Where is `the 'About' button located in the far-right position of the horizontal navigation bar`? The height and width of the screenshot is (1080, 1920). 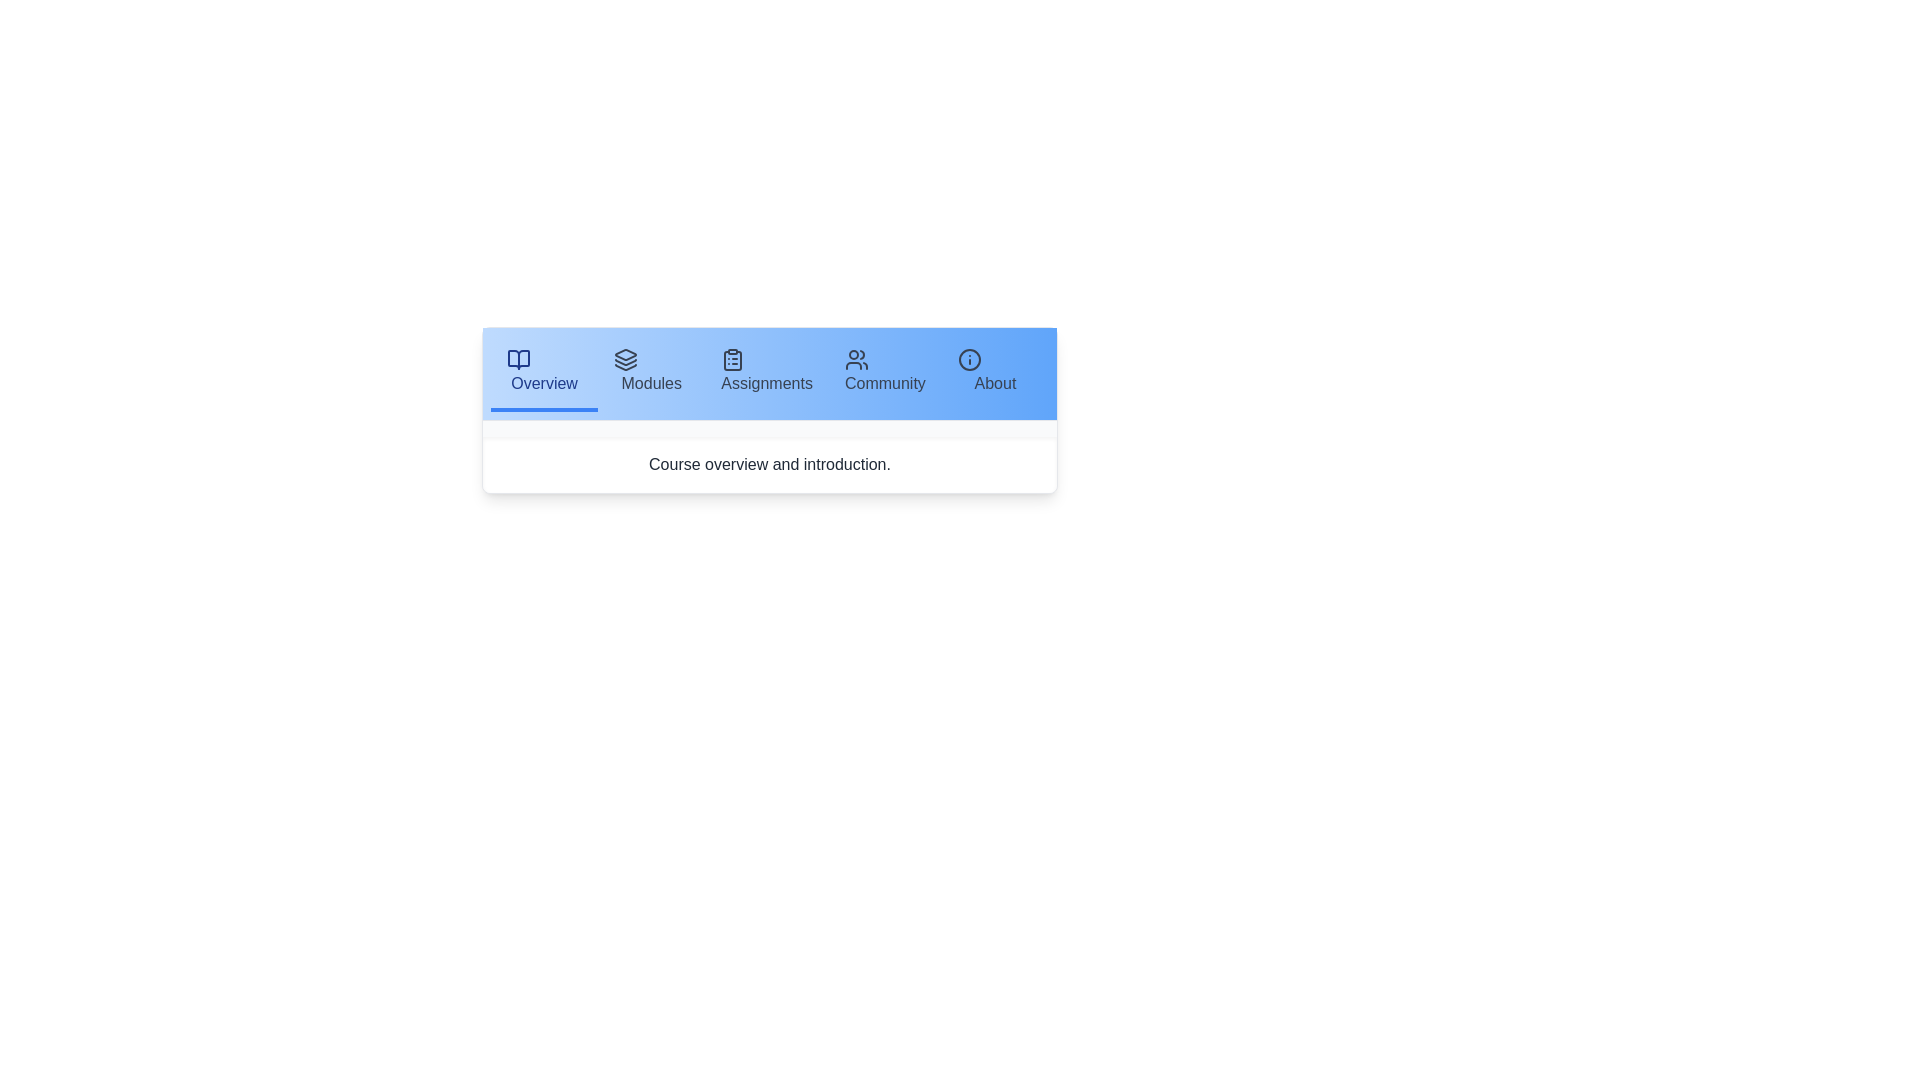
the 'About' button located in the far-right position of the horizontal navigation bar is located at coordinates (995, 384).